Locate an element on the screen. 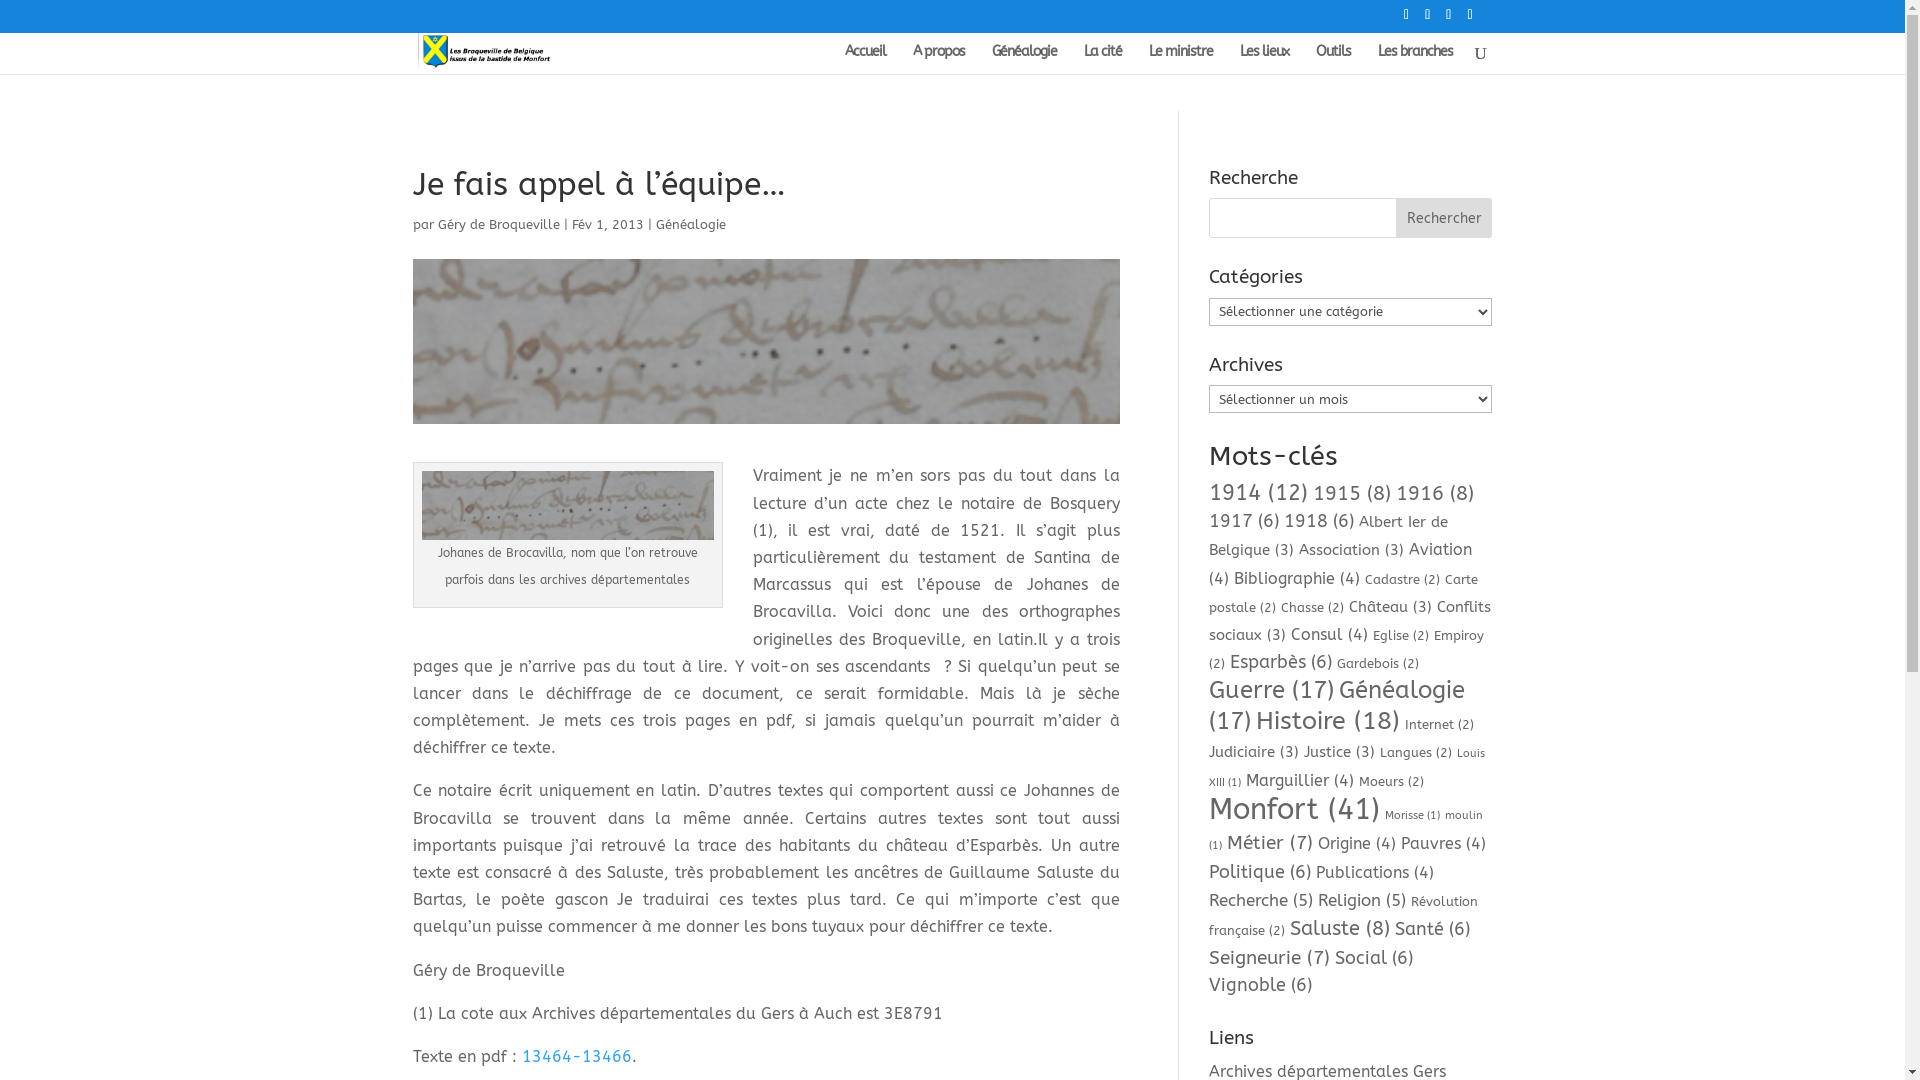 The width and height of the screenshot is (1920, 1080). 'A propos' is located at coordinates (936, 58).